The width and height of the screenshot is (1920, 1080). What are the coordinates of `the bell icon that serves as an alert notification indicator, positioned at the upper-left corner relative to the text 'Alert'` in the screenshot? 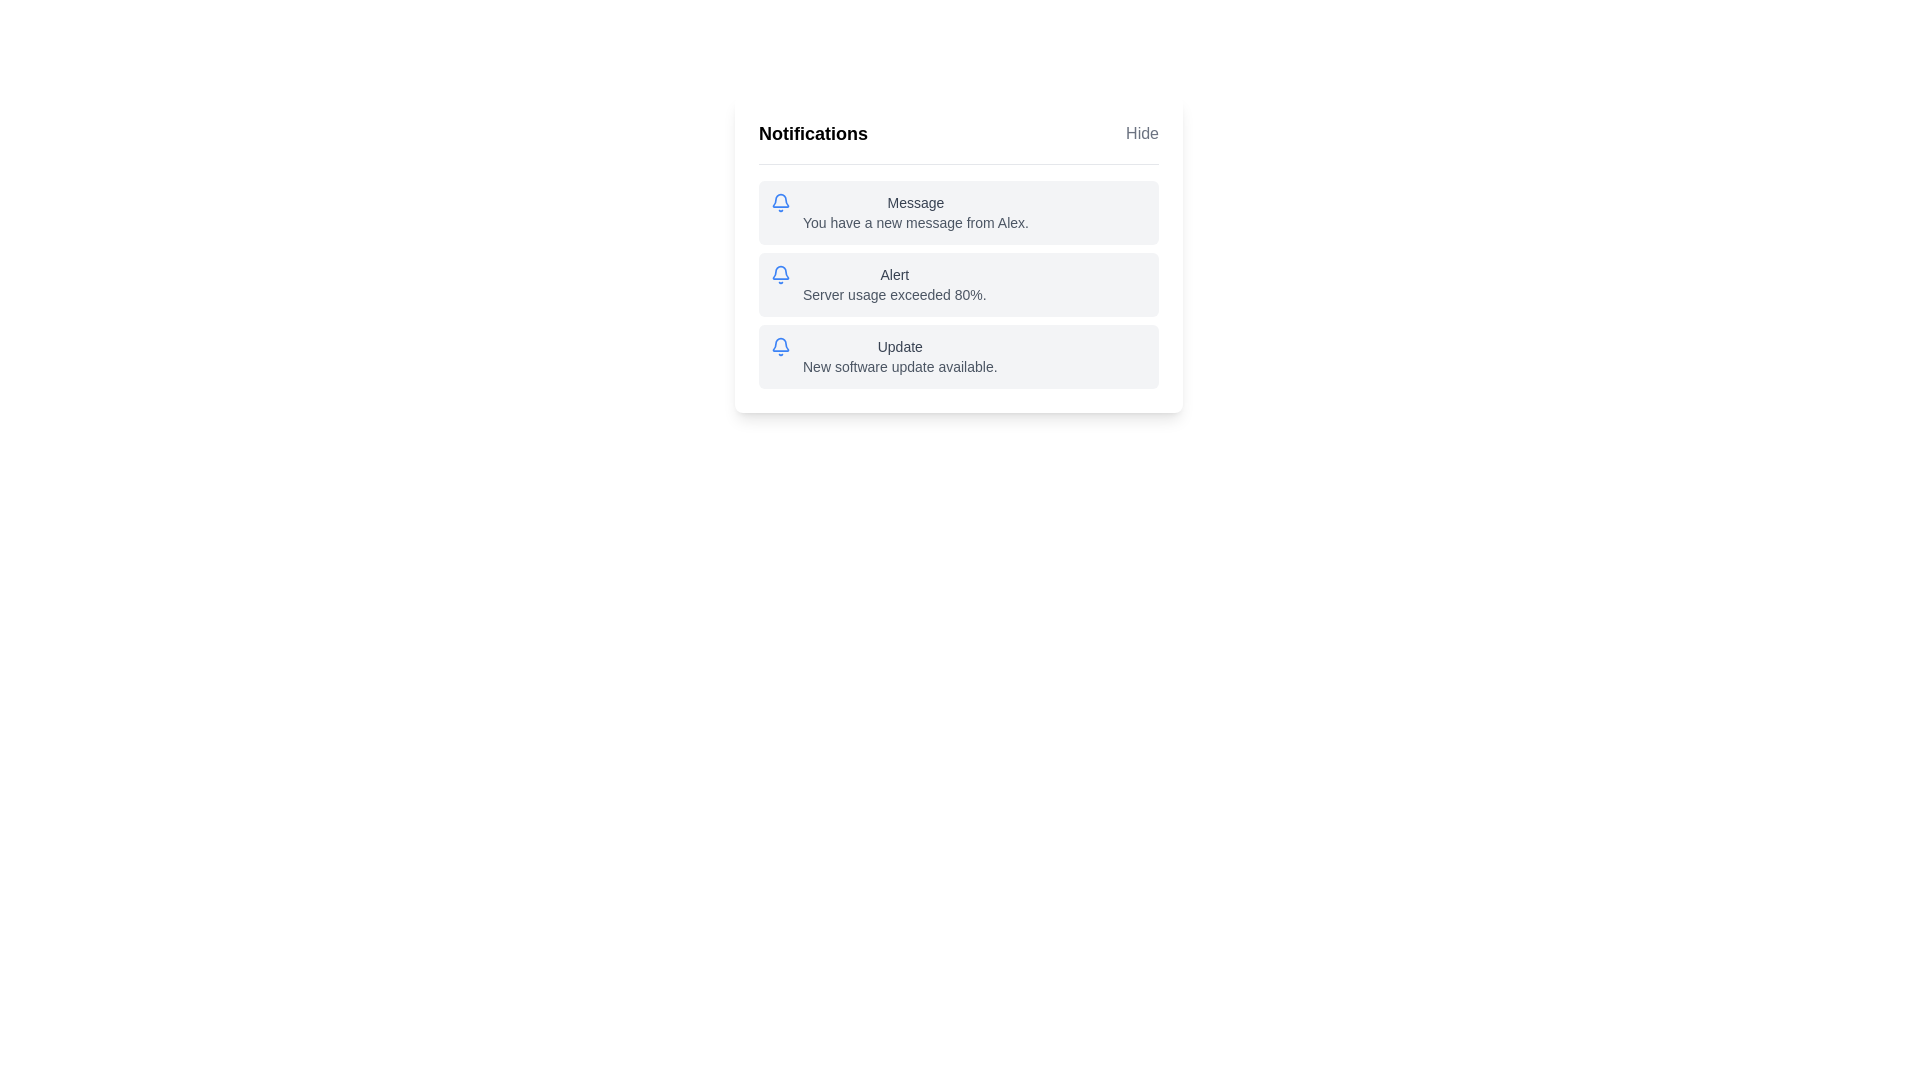 It's located at (780, 274).